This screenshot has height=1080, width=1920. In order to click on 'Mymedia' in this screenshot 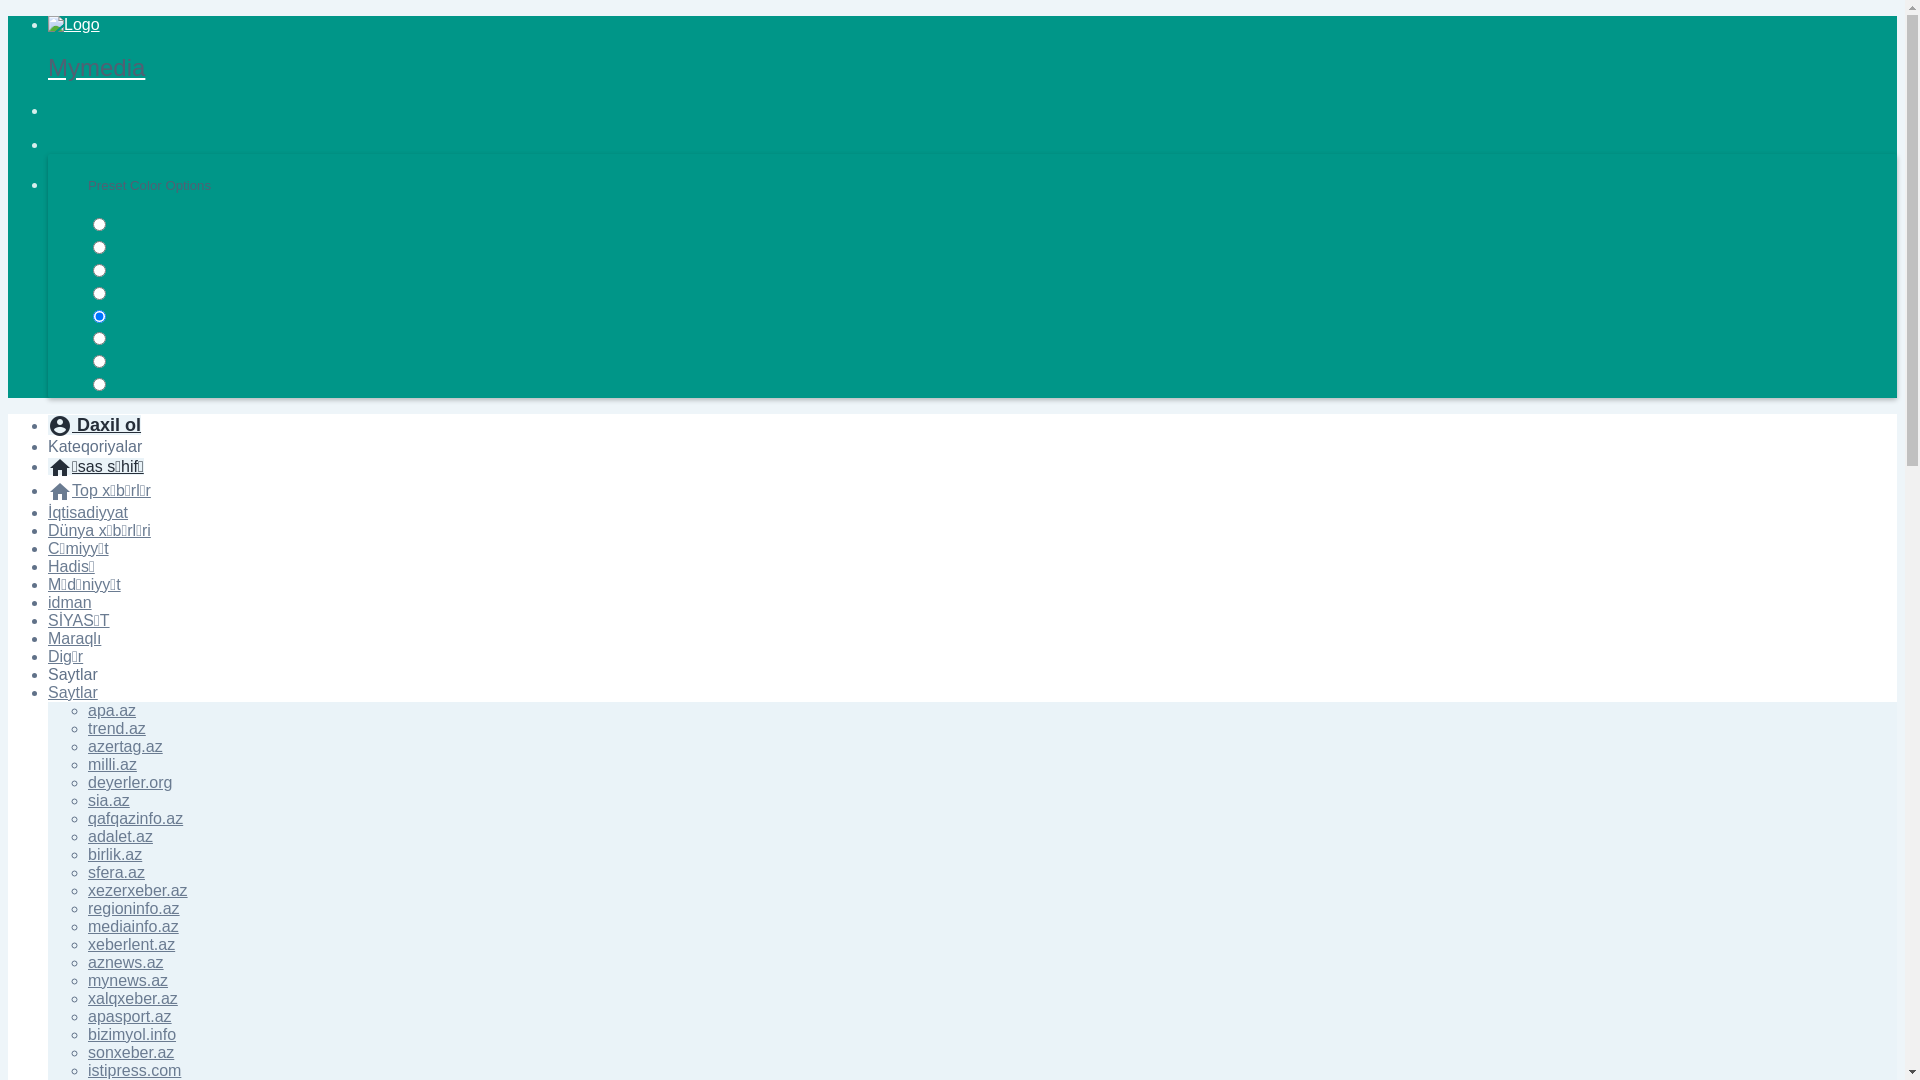, I will do `click(972, 48)`.